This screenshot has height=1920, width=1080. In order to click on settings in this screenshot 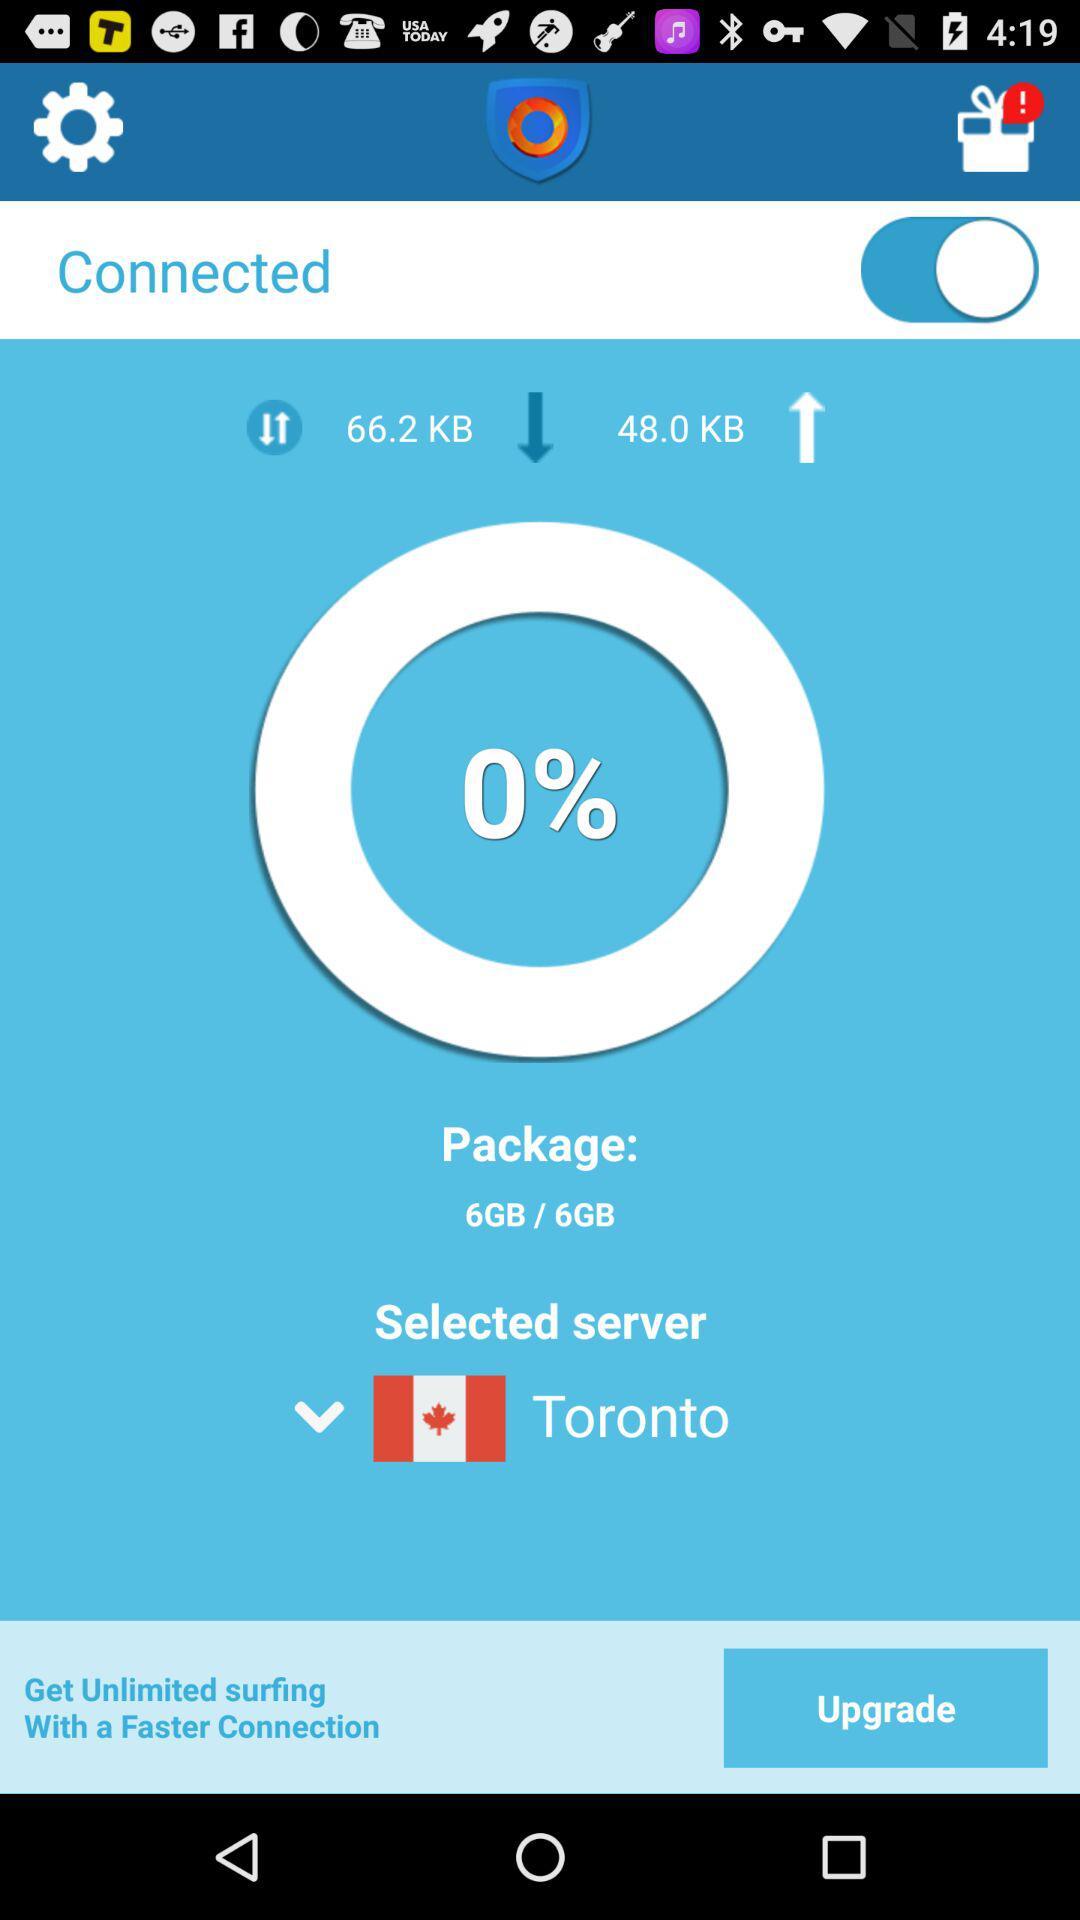, I will do `click(75, 132)`.